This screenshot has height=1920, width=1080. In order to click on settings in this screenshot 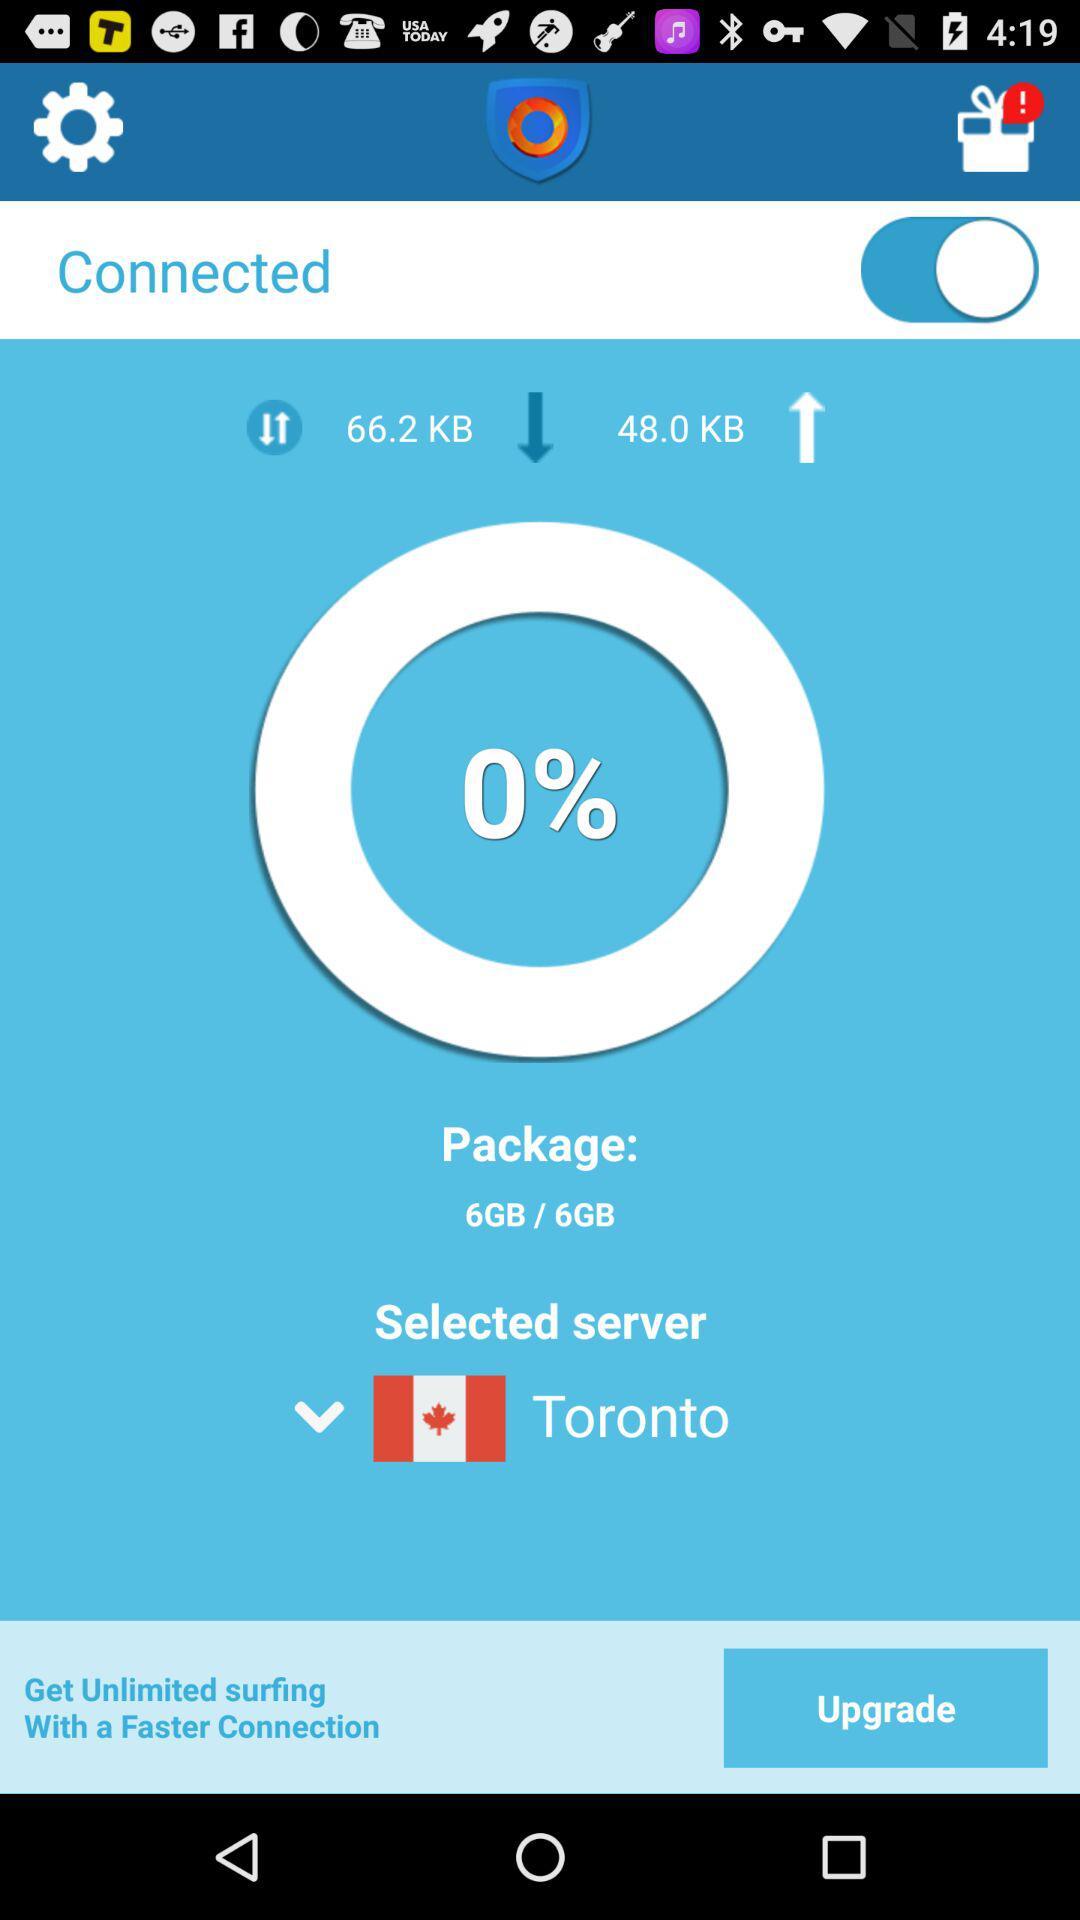, I will do `click(75, 132)`.